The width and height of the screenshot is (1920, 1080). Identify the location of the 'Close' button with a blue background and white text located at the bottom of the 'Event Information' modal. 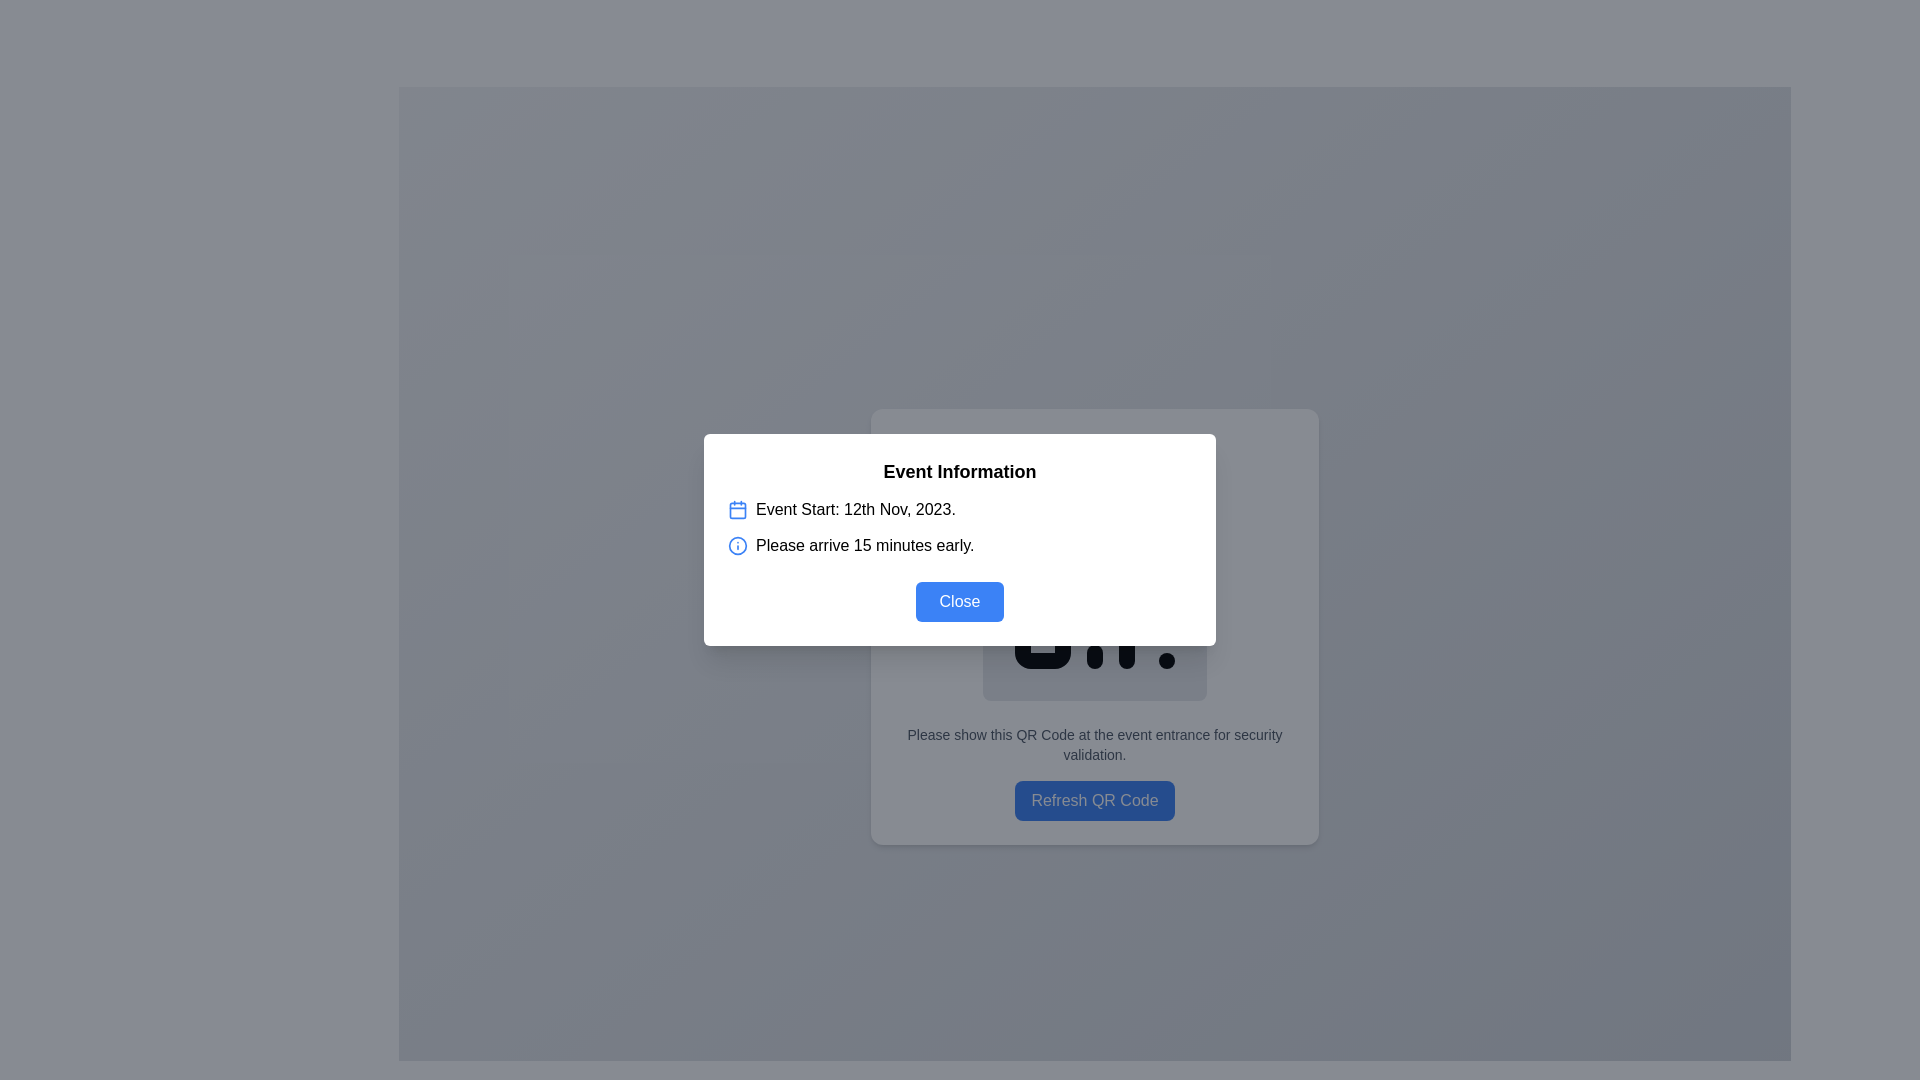
(960, 600).